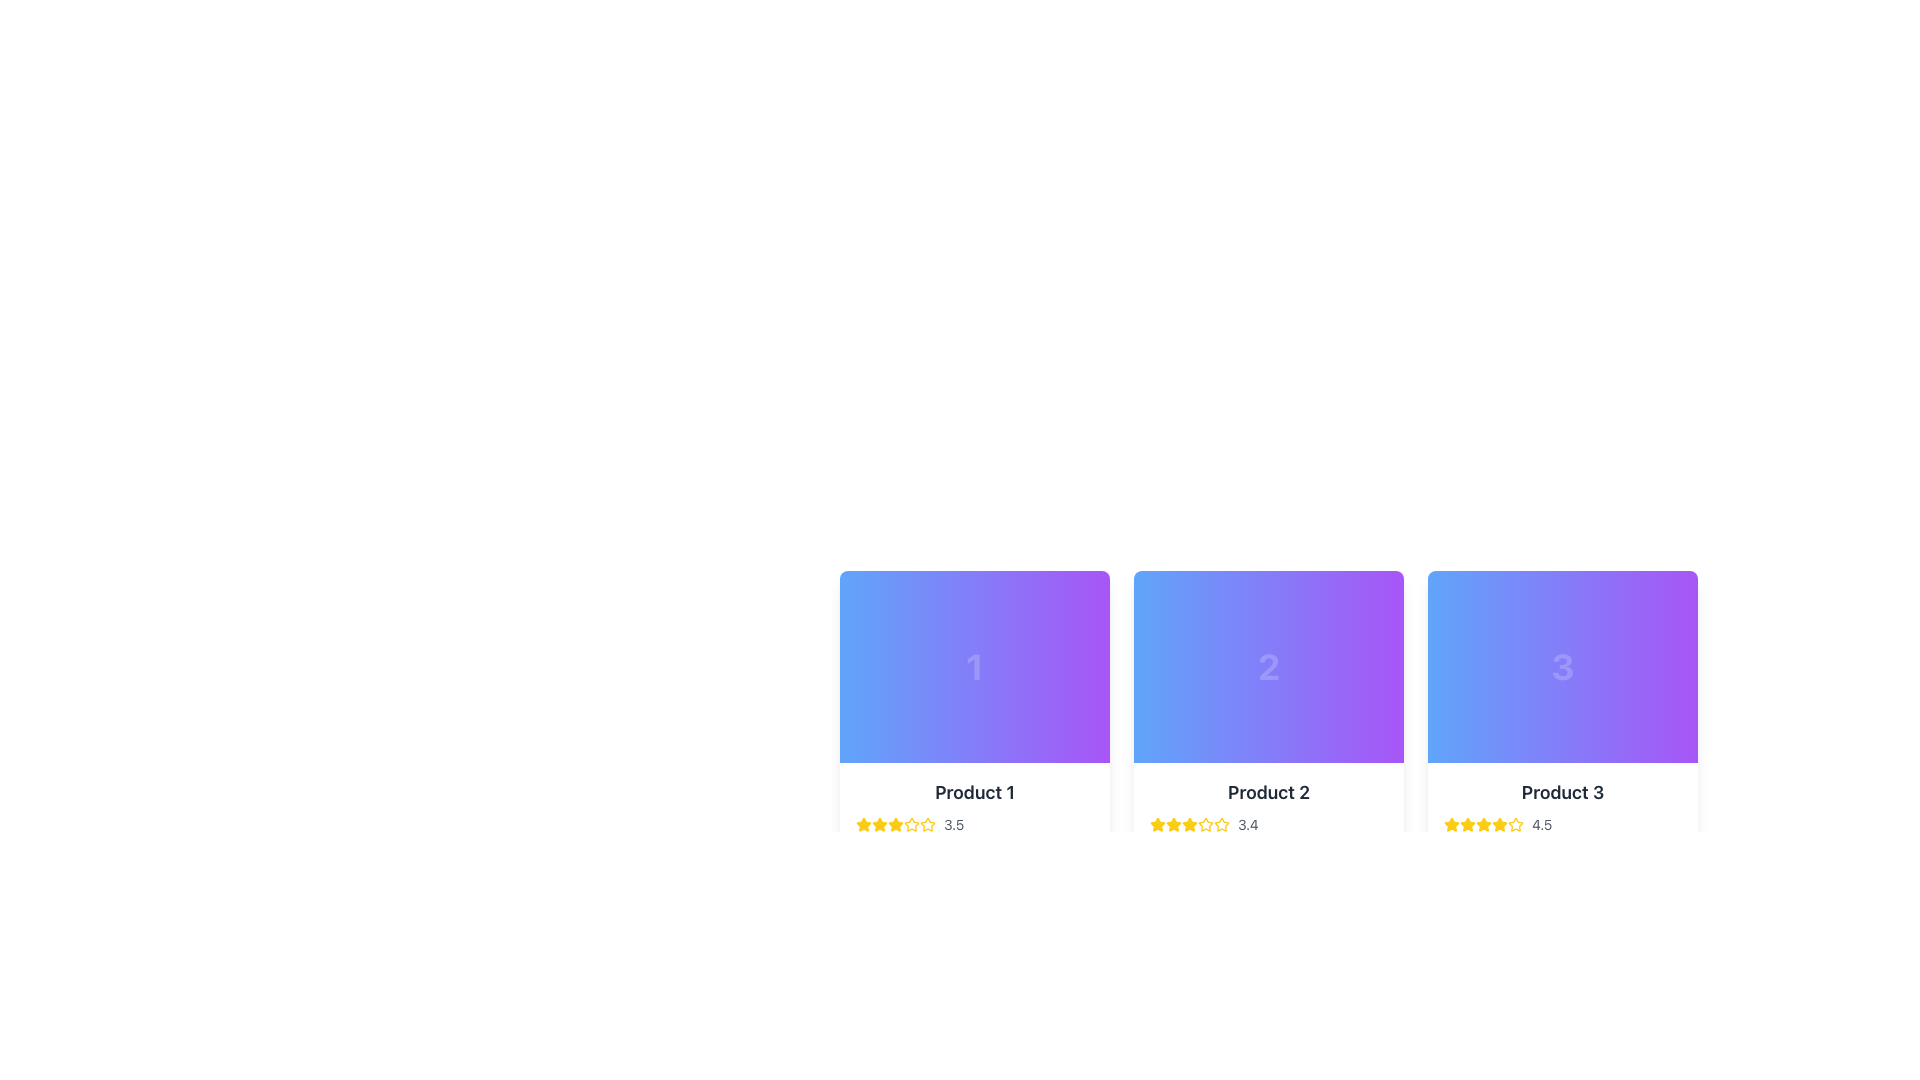  I want to click on the active star in the fourth position of the five-star rating component for 'Product 3', located below the product card, so click(1483, 825).